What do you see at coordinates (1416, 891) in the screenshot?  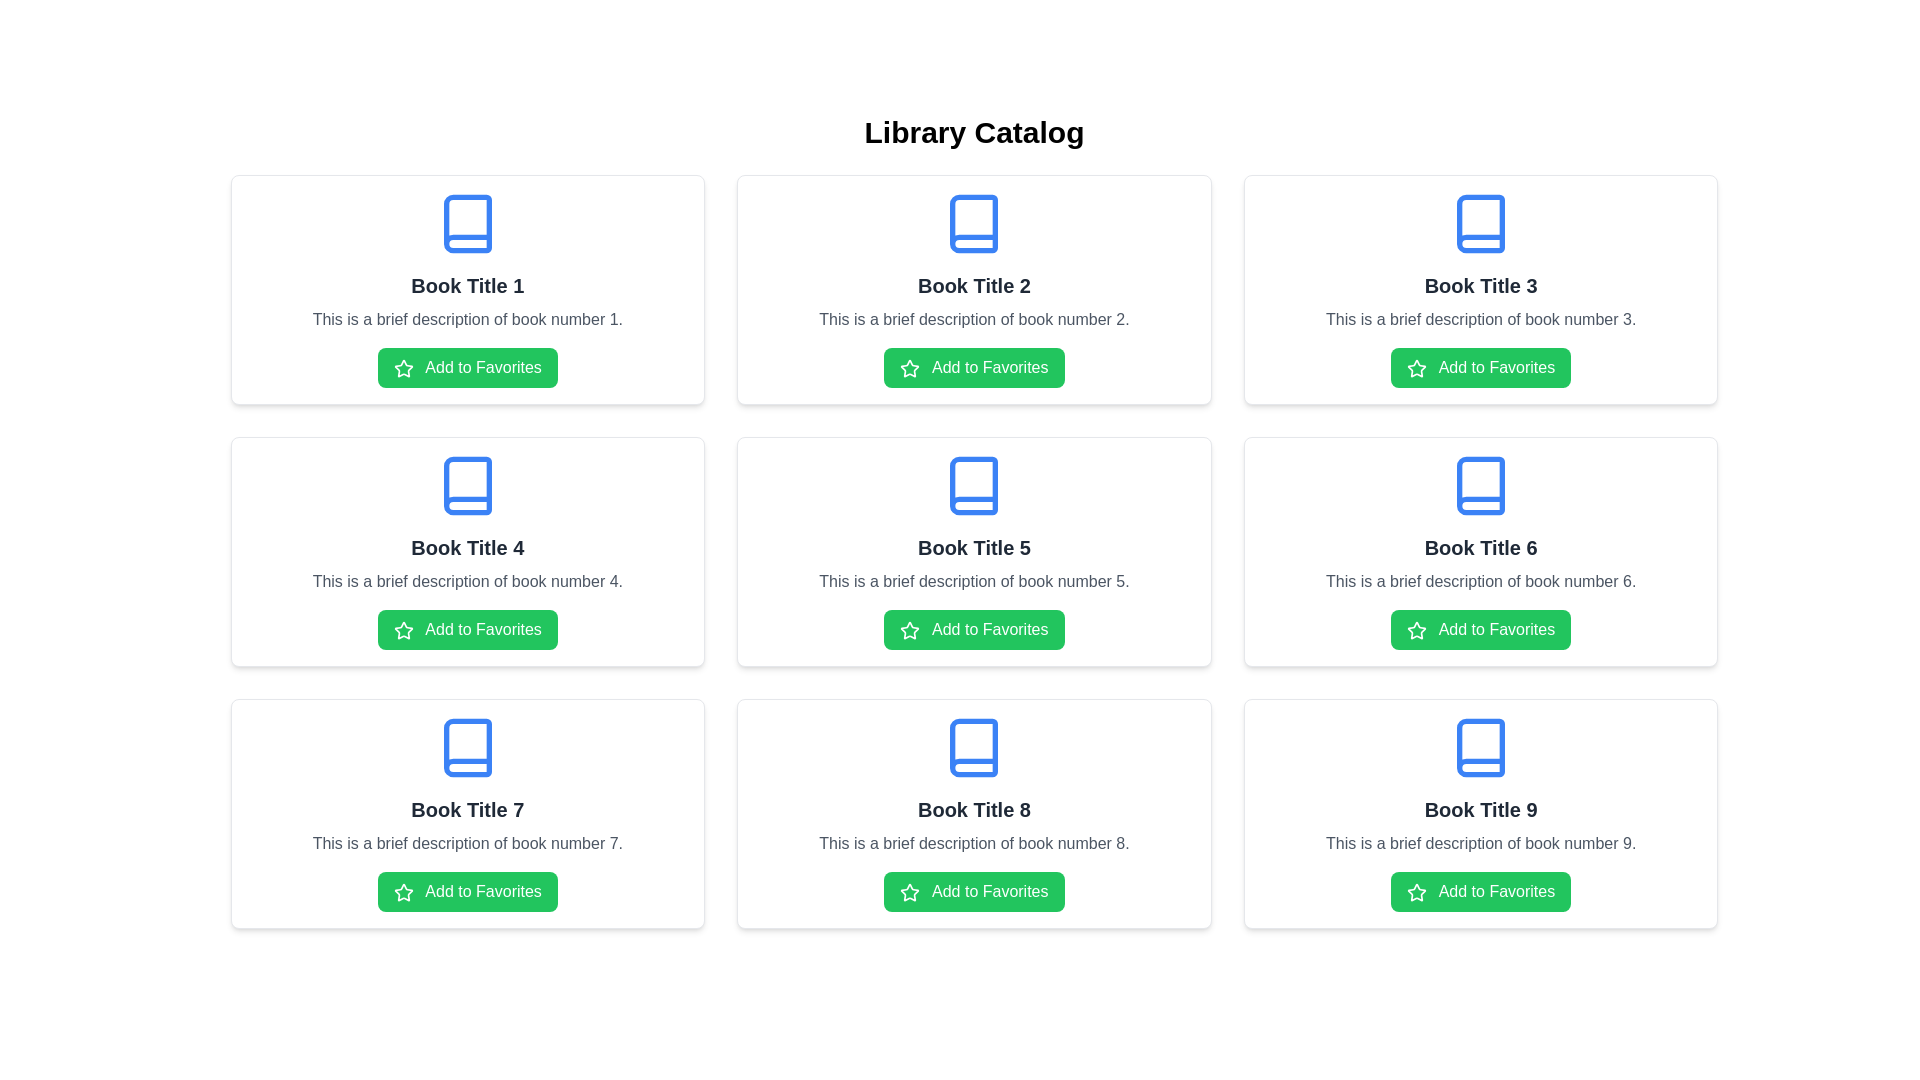 I see `the star icon that indicates 'Add to Favorites' for the book titled 'Book Title 9', located in the bottom-right corner of the grid layout` at bounding box center [1416, 891].